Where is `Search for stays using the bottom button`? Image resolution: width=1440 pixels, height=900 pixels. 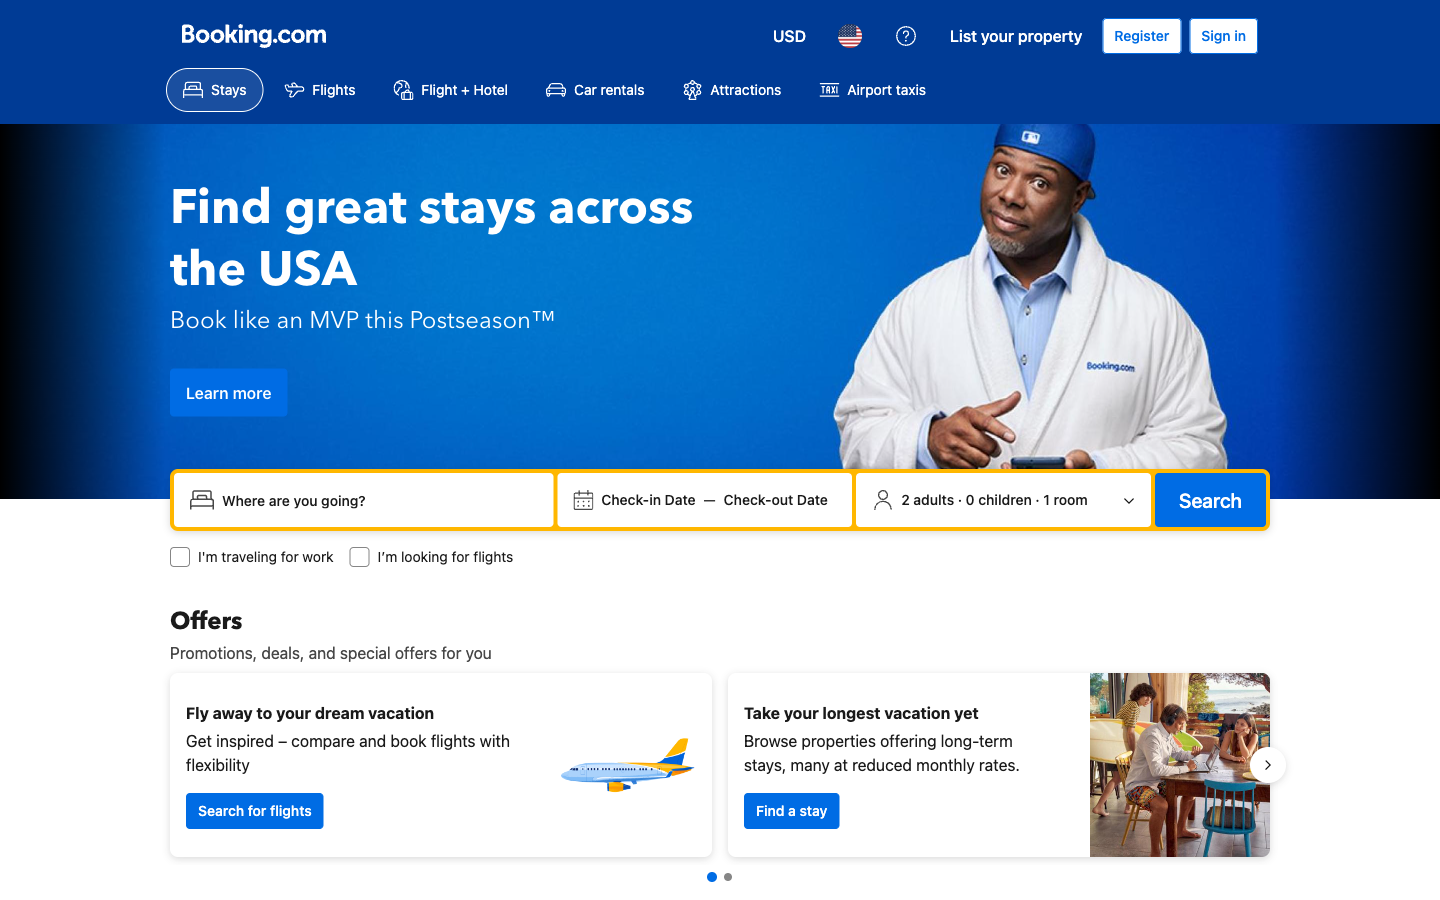 Search for stays using the bottom button is located at coordinates (791, 810).